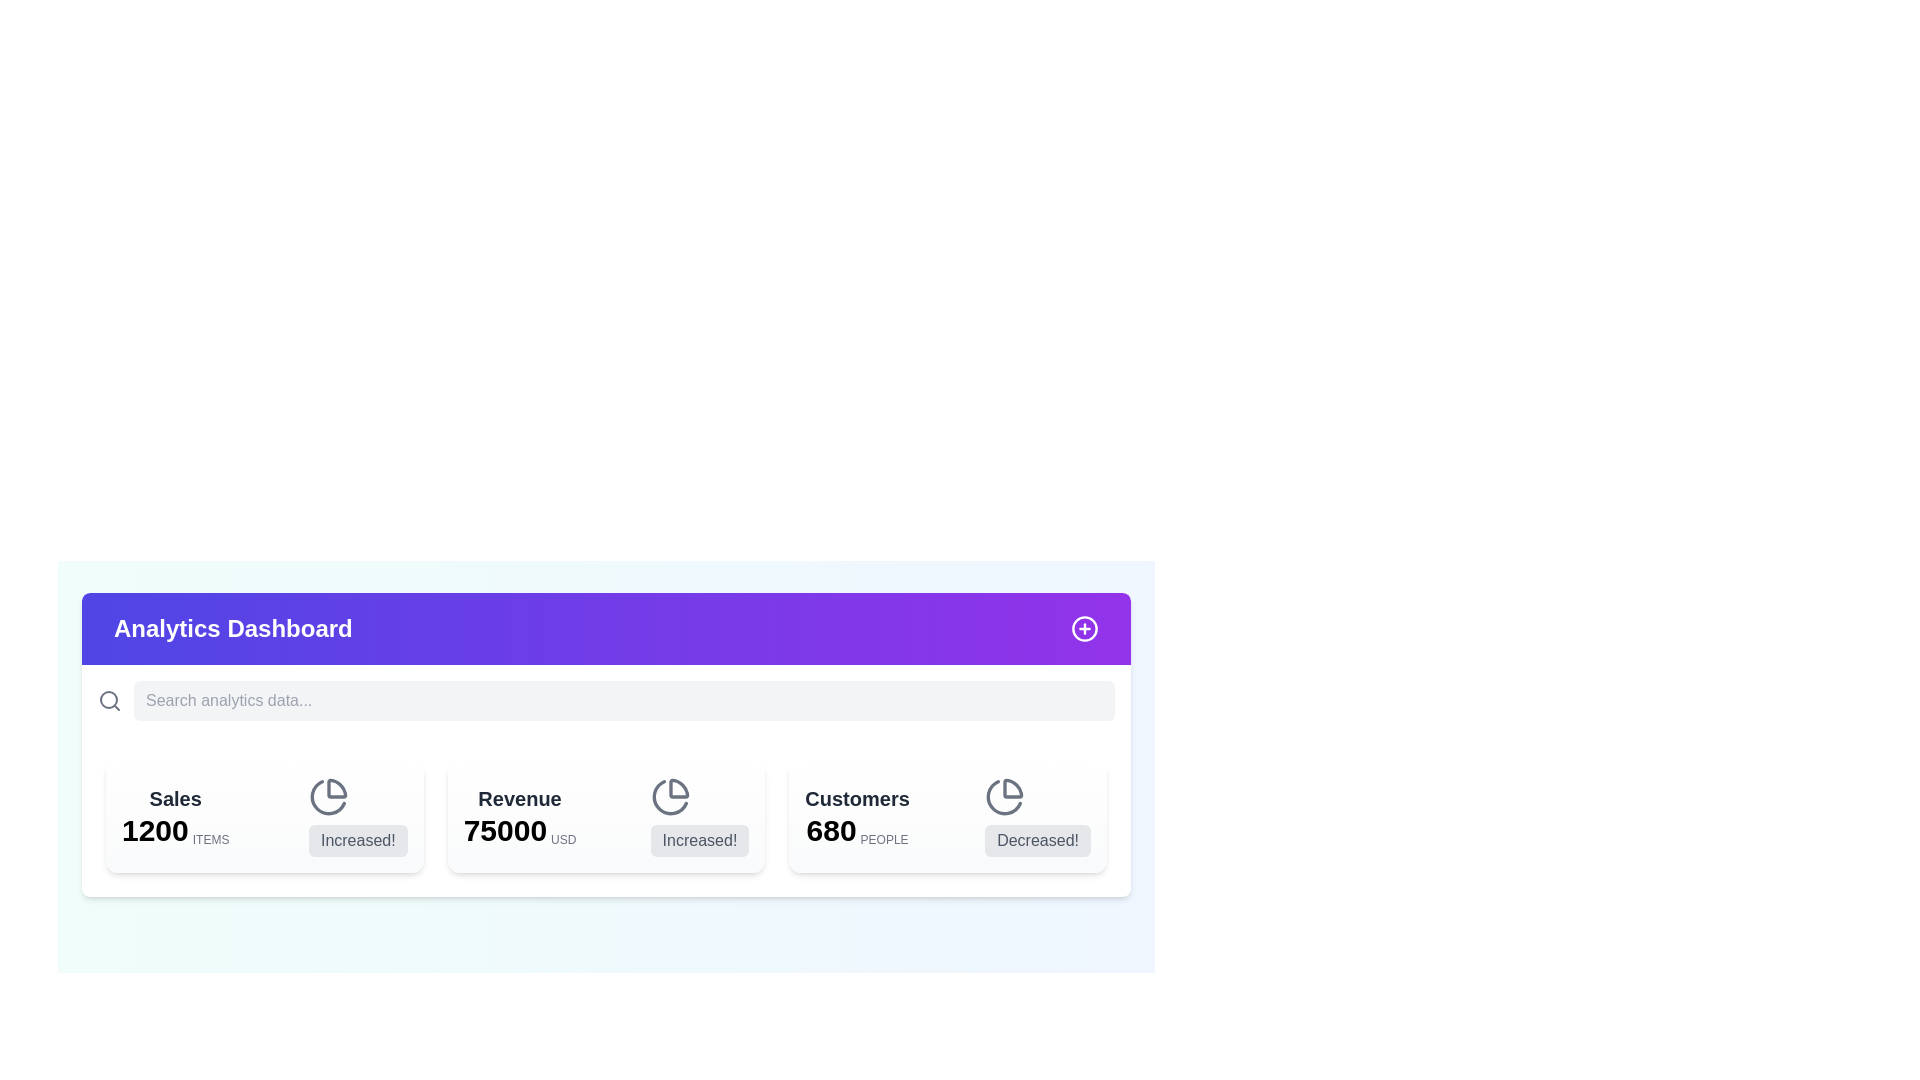 Image resolution: width=1920 pixels, height=1080 pixels. Describe the element at coordinates (1004, 796) in the screenshot. I see `properties of the outlined pie chart icon located in the 'Customers' section of the dashboard, adjacent to the 'Decreased!' label` at that location.